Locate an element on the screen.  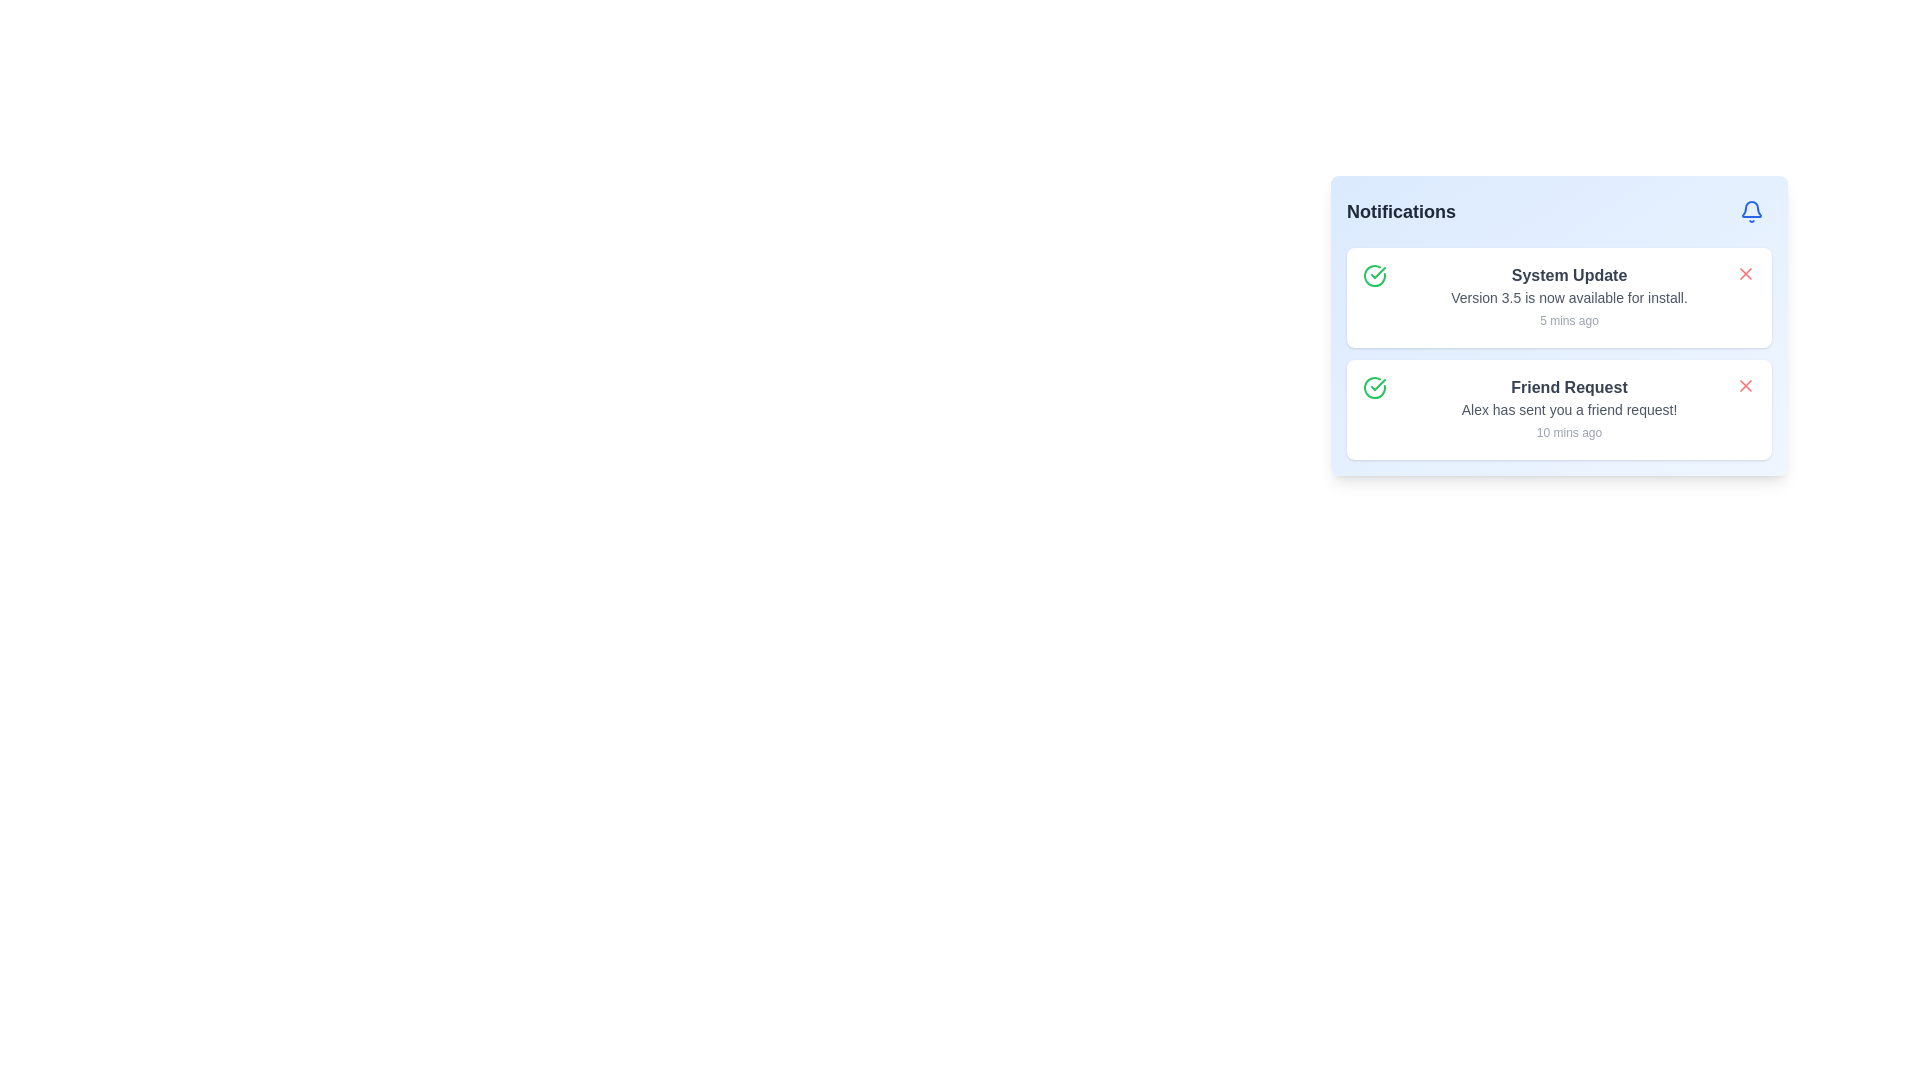
the static text label that indicates the time elapsed since the 'System Update' event, which is positioned below the descriptive text 'Version 3.5 is now available for install.' is located at coordinates (1568, 319).